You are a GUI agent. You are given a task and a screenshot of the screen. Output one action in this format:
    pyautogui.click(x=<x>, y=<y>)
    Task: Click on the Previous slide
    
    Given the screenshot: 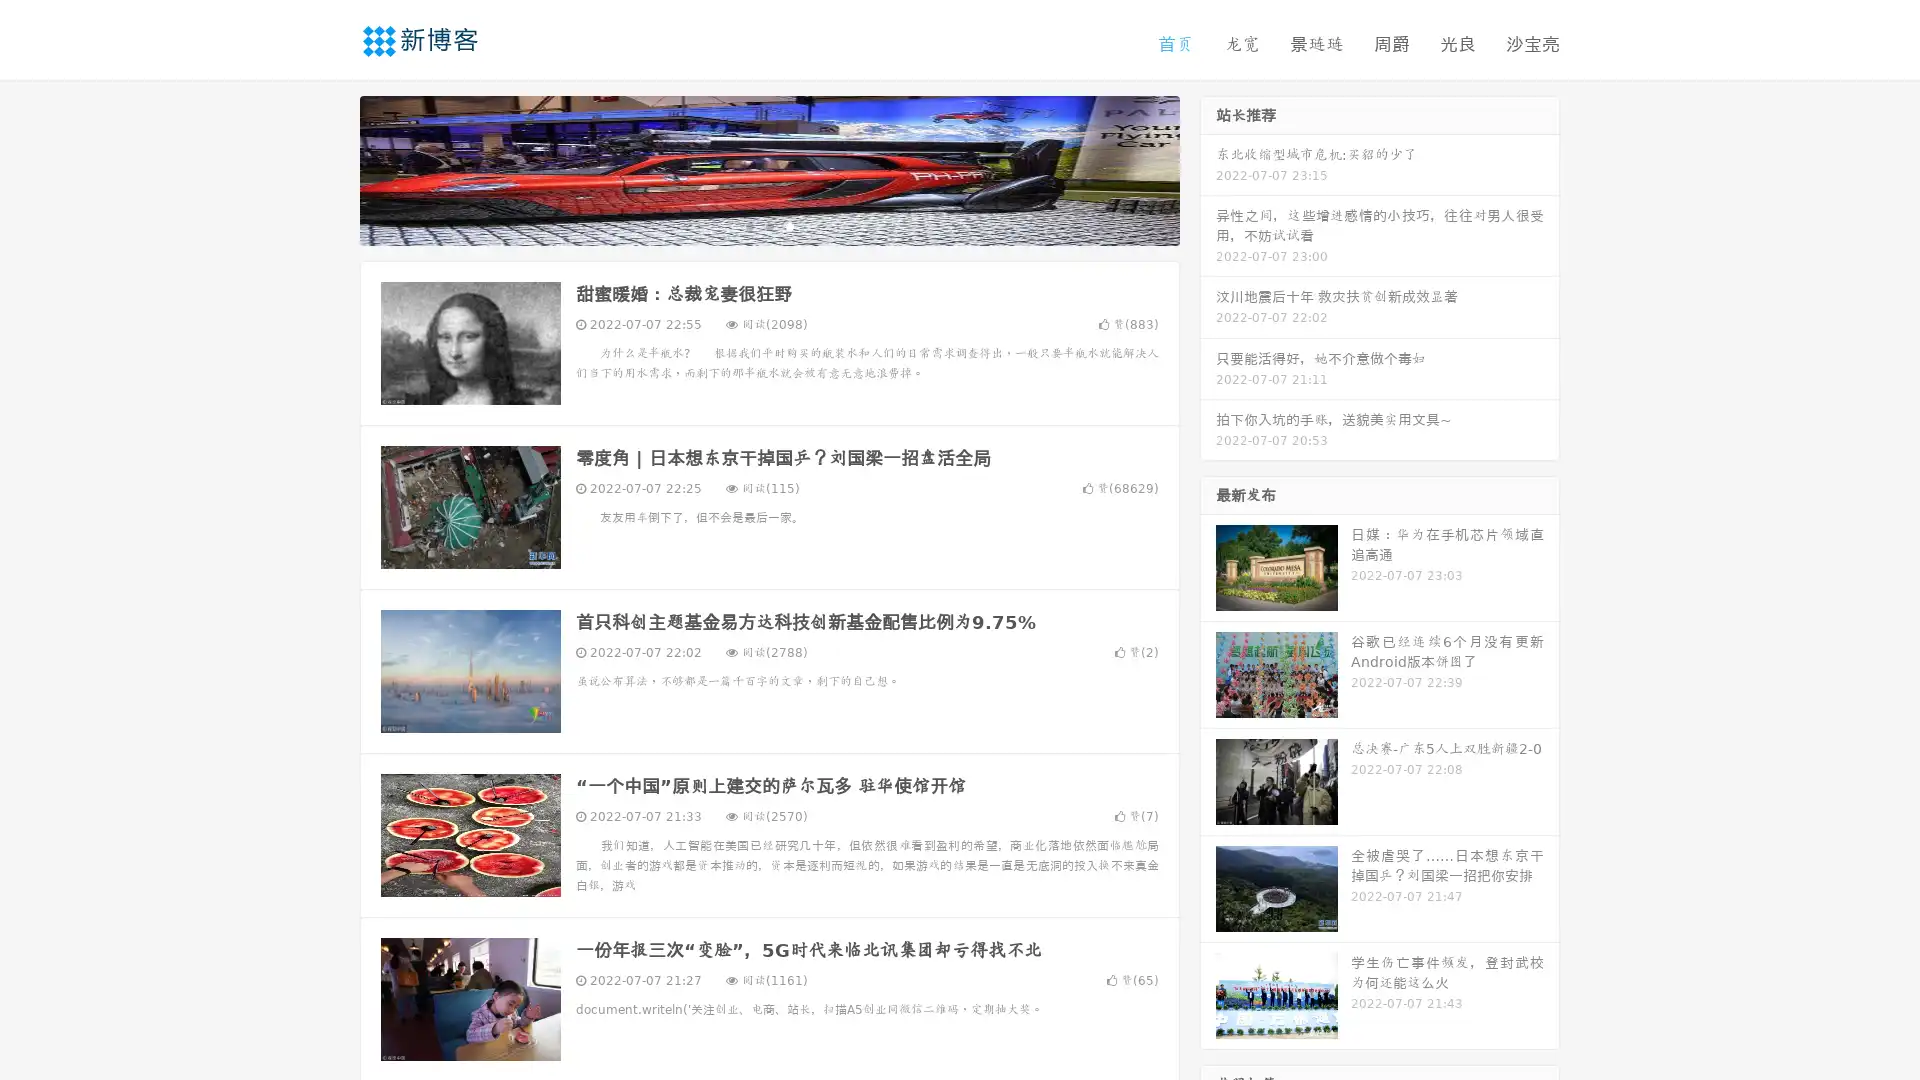 What is the action you would take?
    pyautogui.click(x=330, y=168)
    